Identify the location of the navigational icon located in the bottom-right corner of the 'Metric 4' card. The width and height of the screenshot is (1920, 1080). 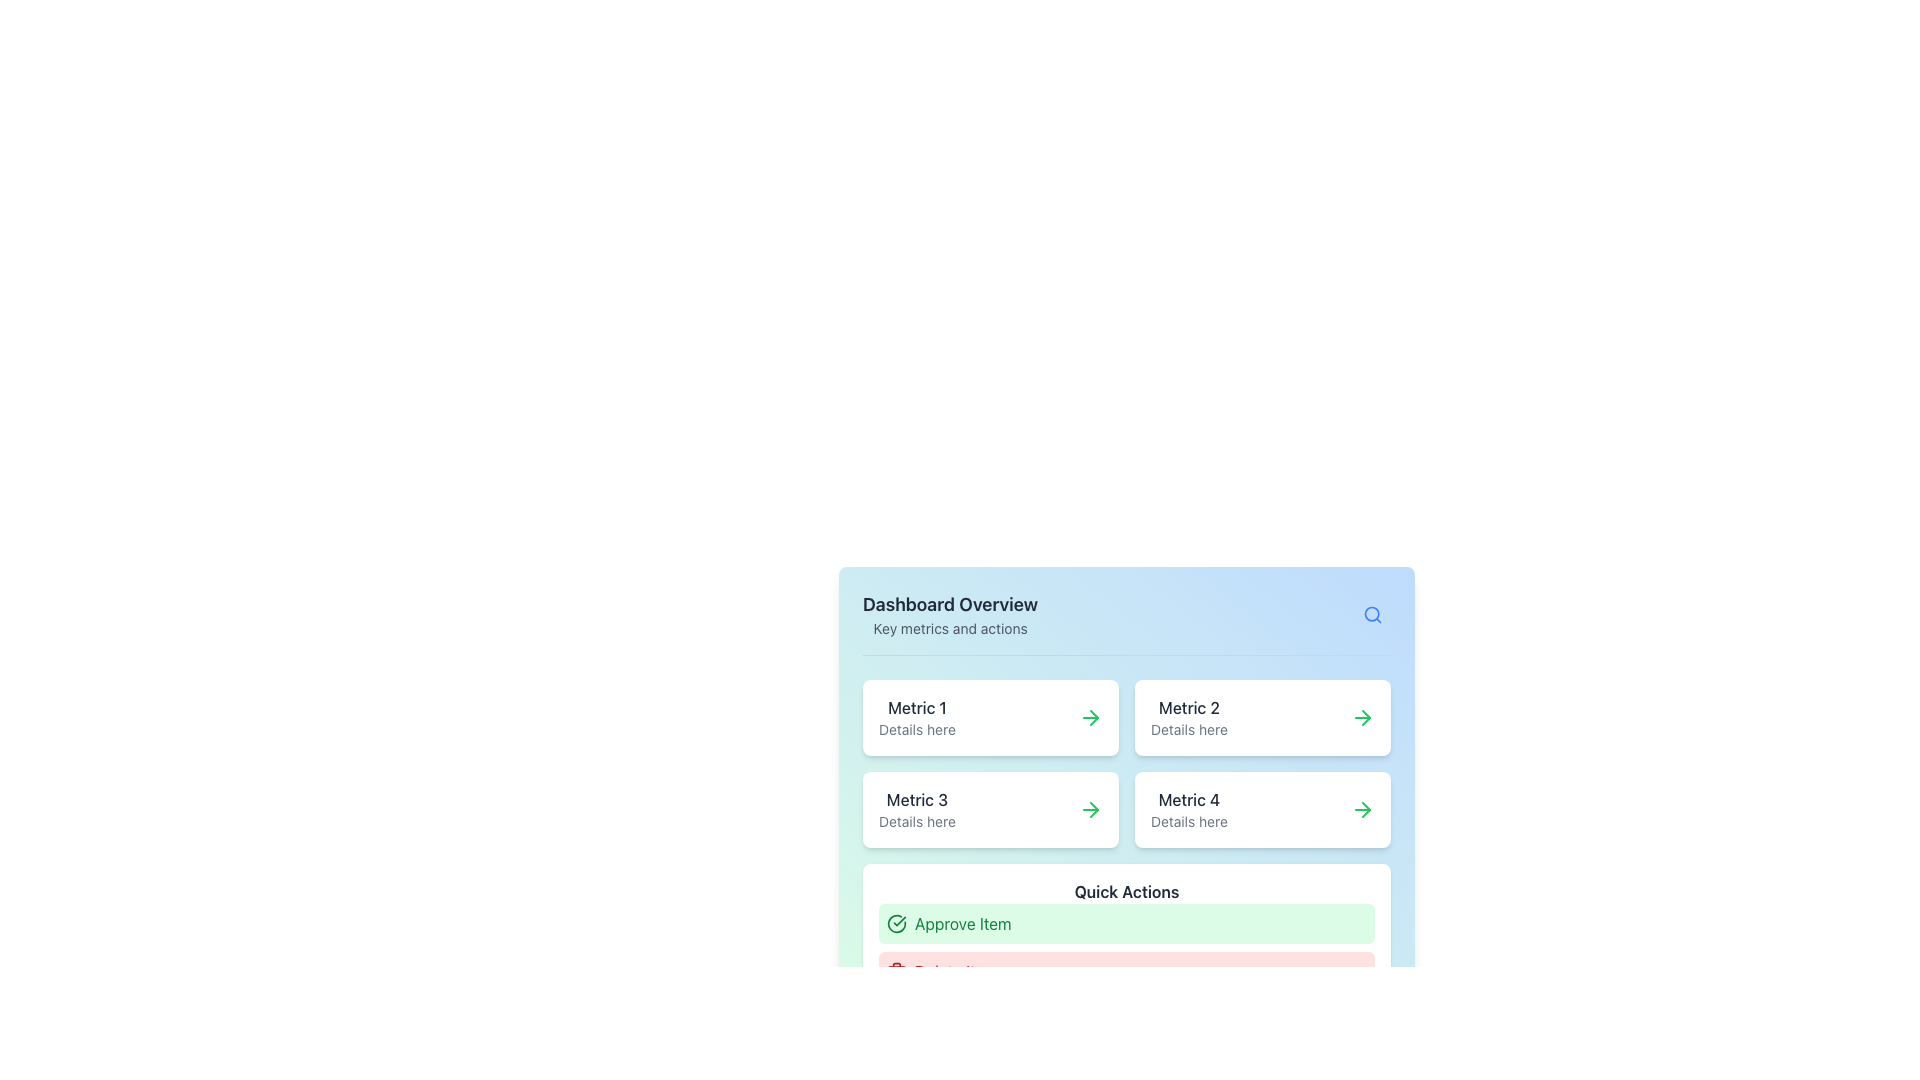
(1362, 810).